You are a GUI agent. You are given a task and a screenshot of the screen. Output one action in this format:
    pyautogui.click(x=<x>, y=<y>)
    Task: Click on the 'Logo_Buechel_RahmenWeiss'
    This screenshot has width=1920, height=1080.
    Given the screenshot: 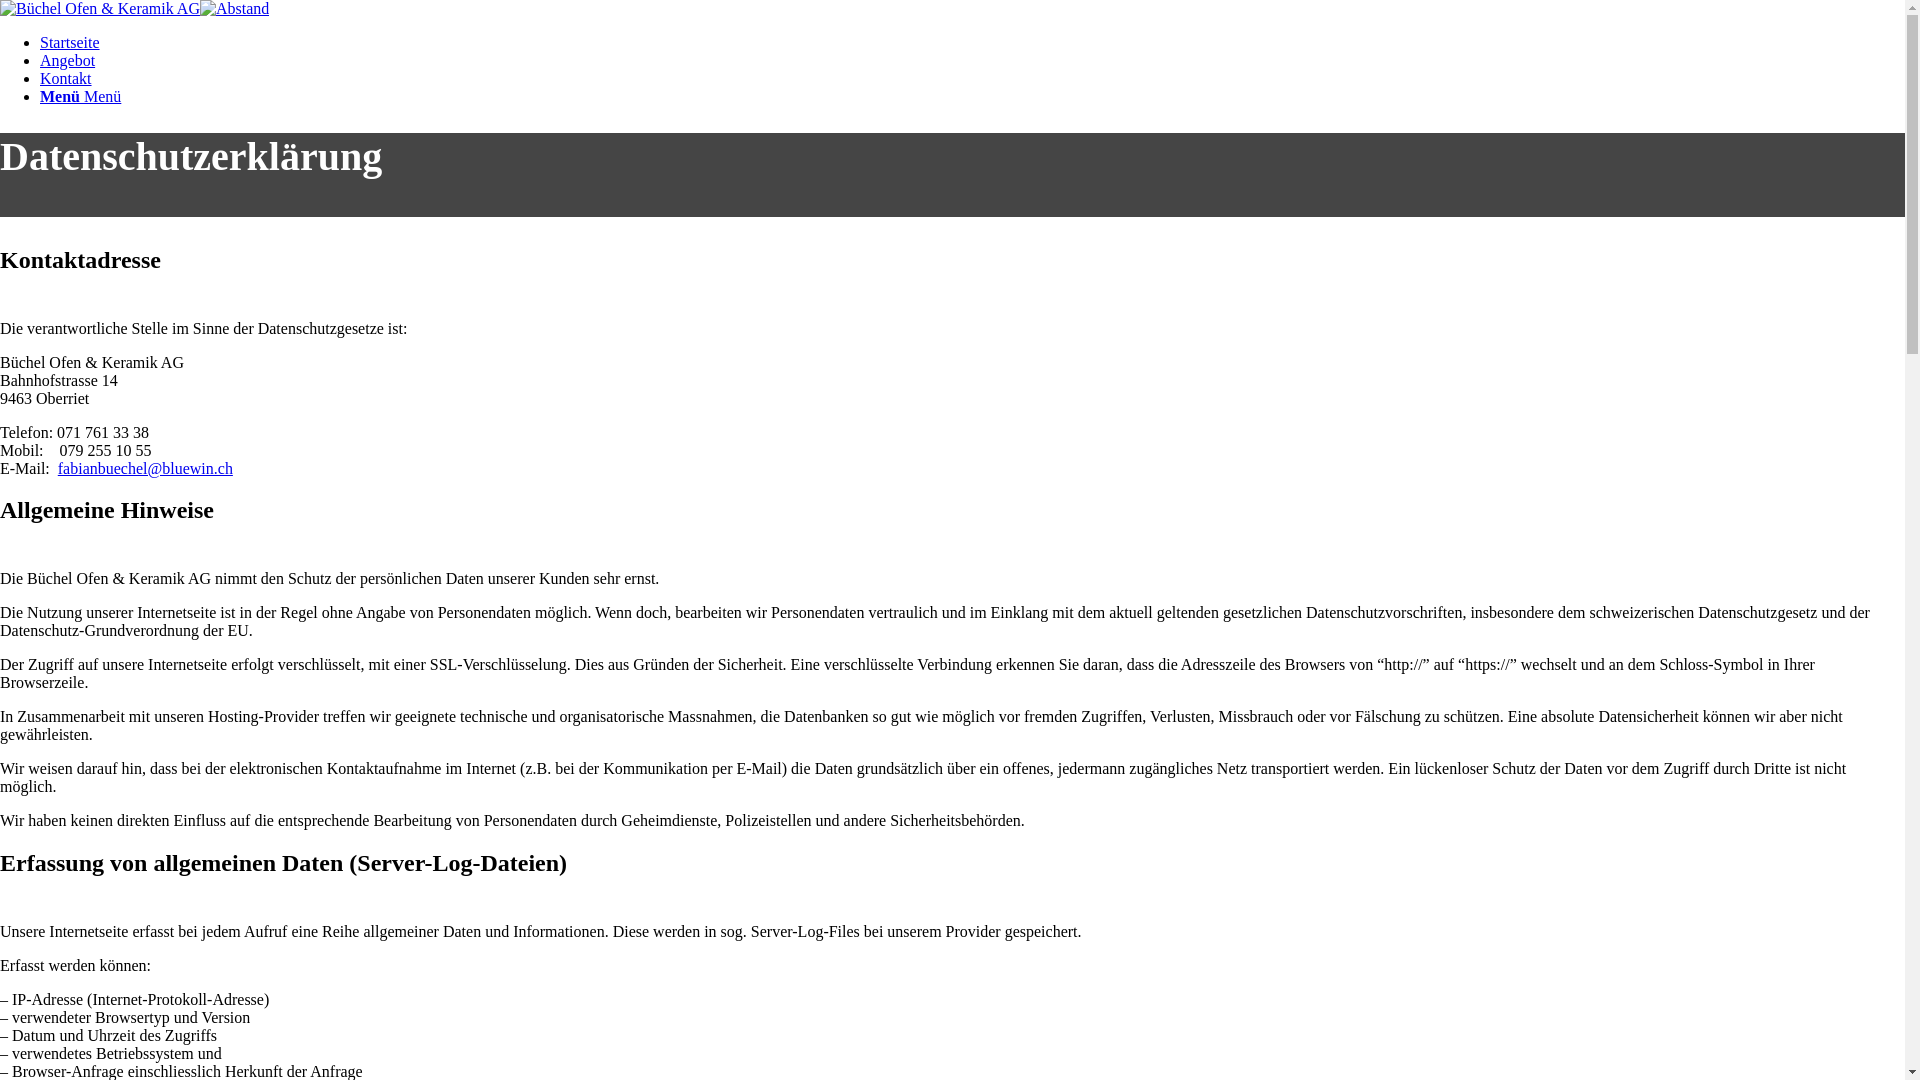 What is the action you would take?
    pyautogui.click(x=99, y=8)
    